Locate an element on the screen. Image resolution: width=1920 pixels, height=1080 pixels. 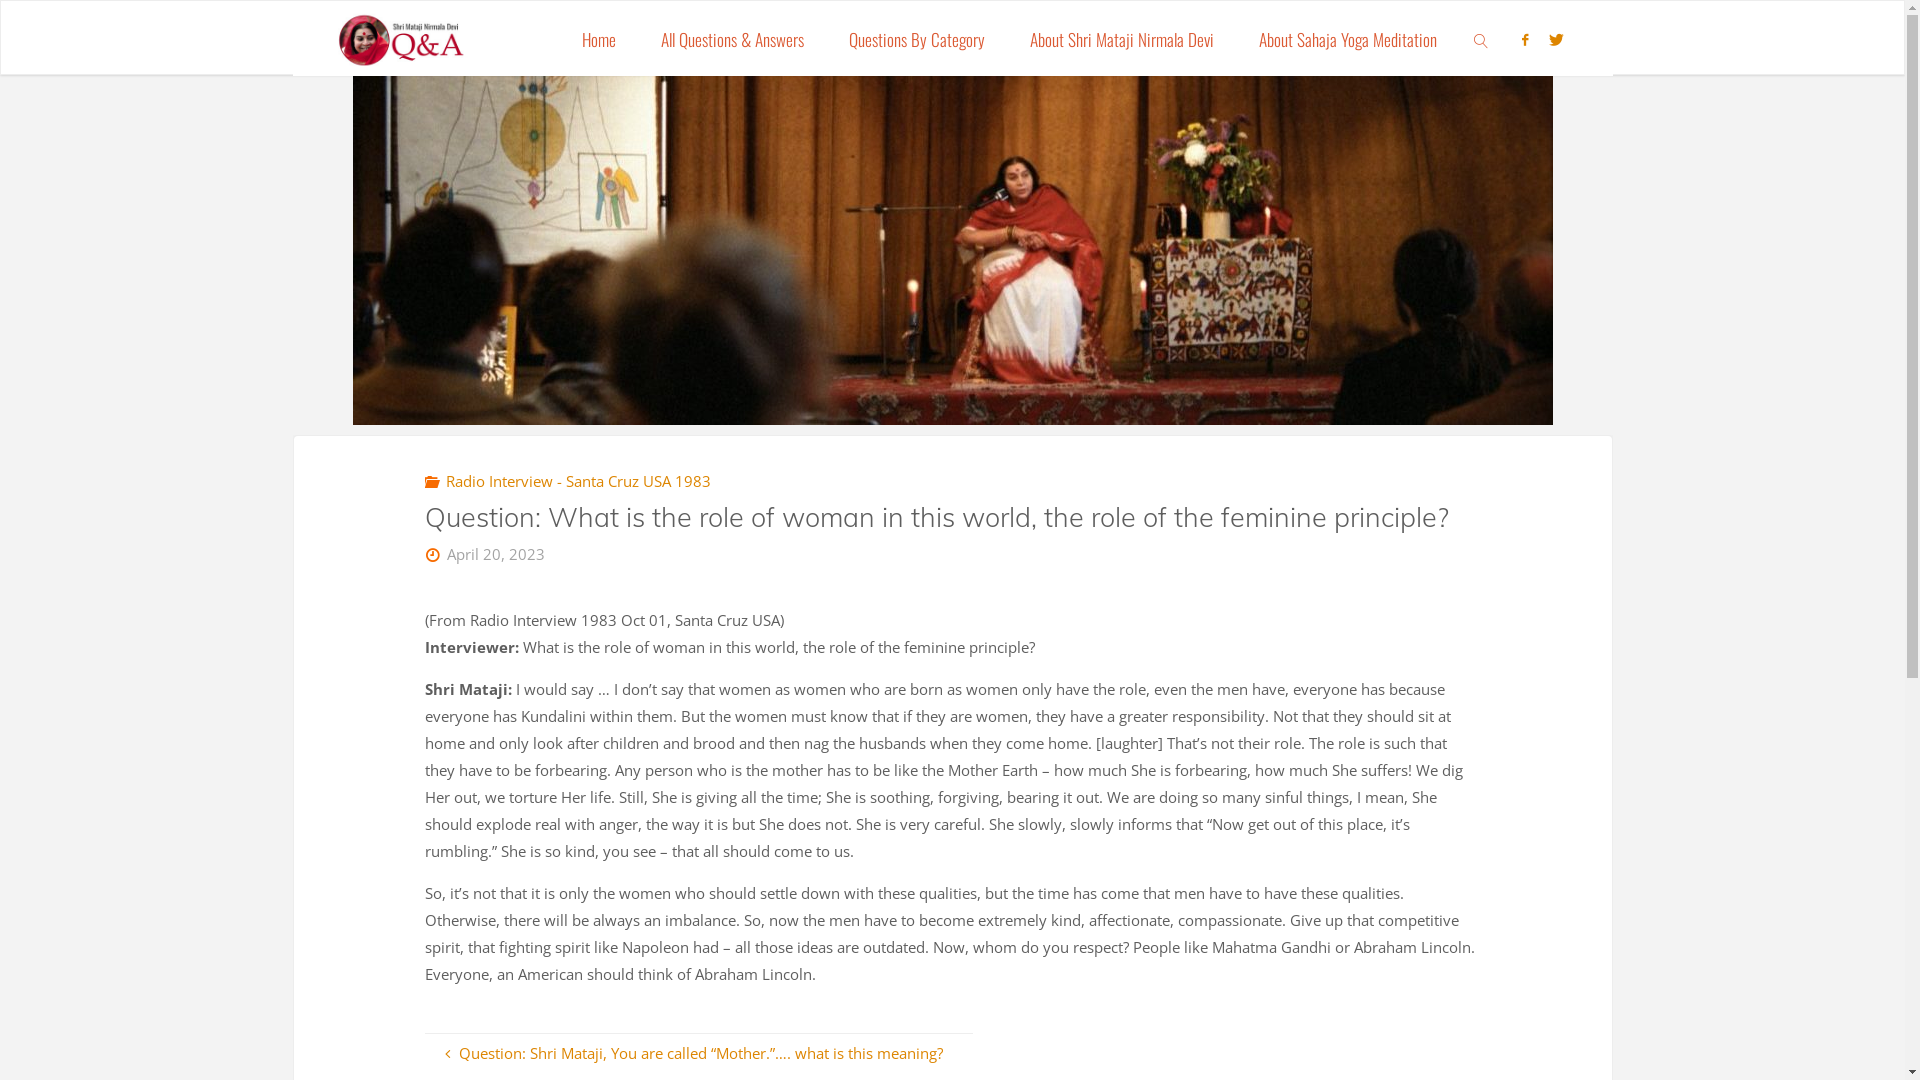
'Date' is located at coordinates (432, 554).